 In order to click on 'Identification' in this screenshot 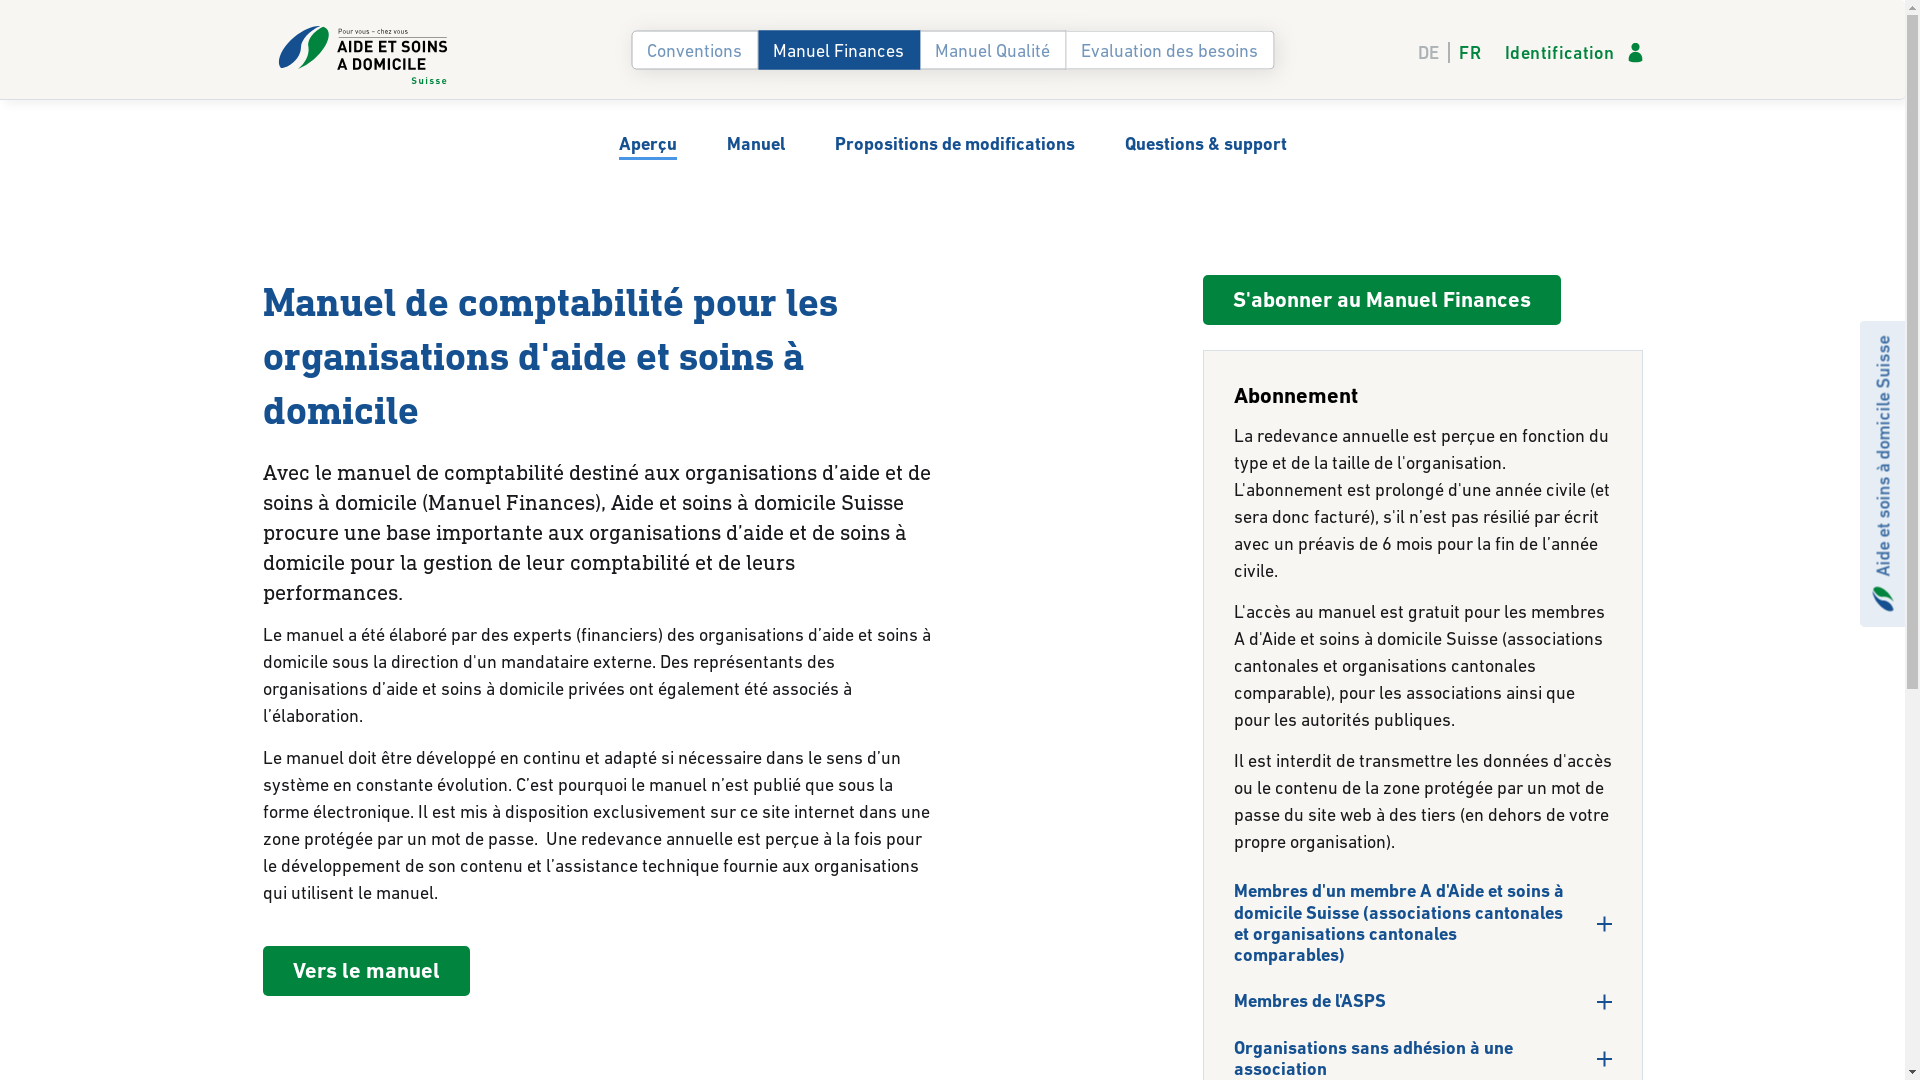, I will do `click(1572, 51)`.